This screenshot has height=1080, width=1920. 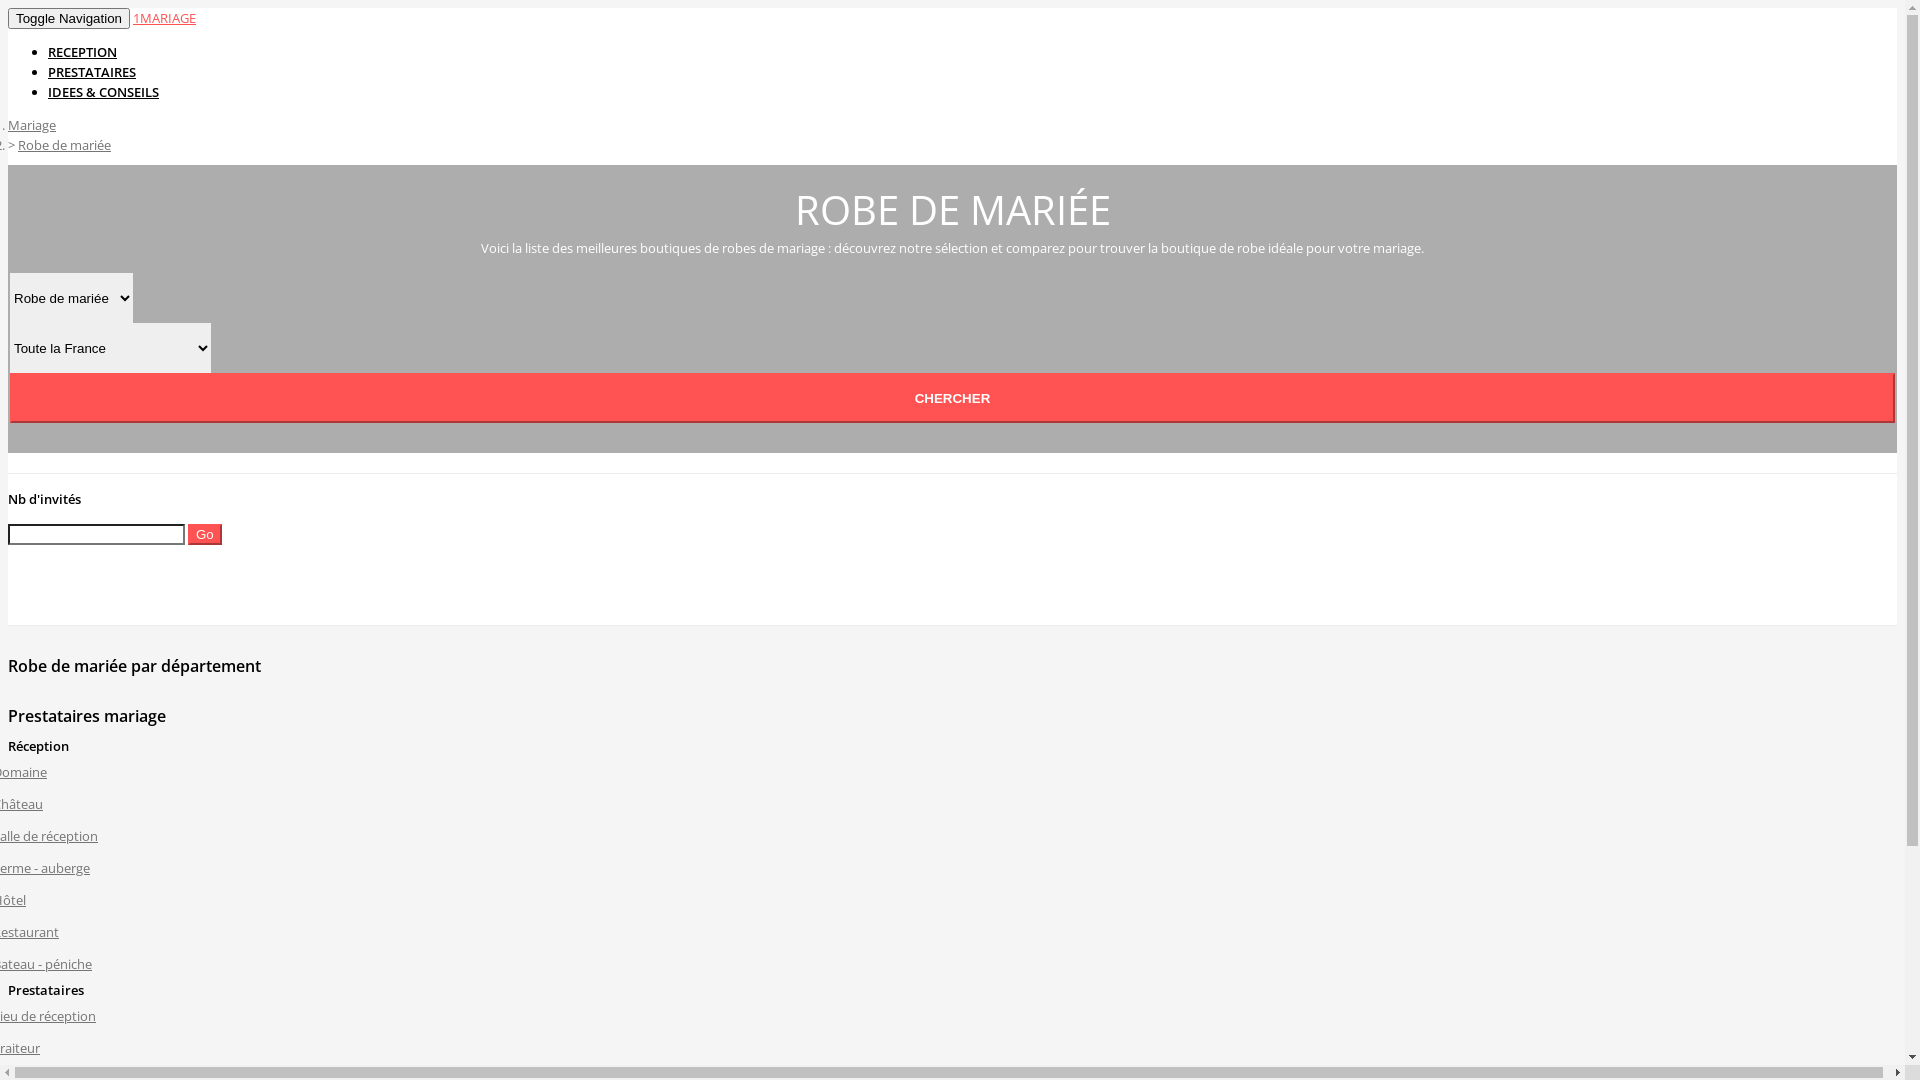 What do you see at coordinates (81, 50) in the screenshot?
I see `'RECEPTION'` at bounding box center [81, 50].